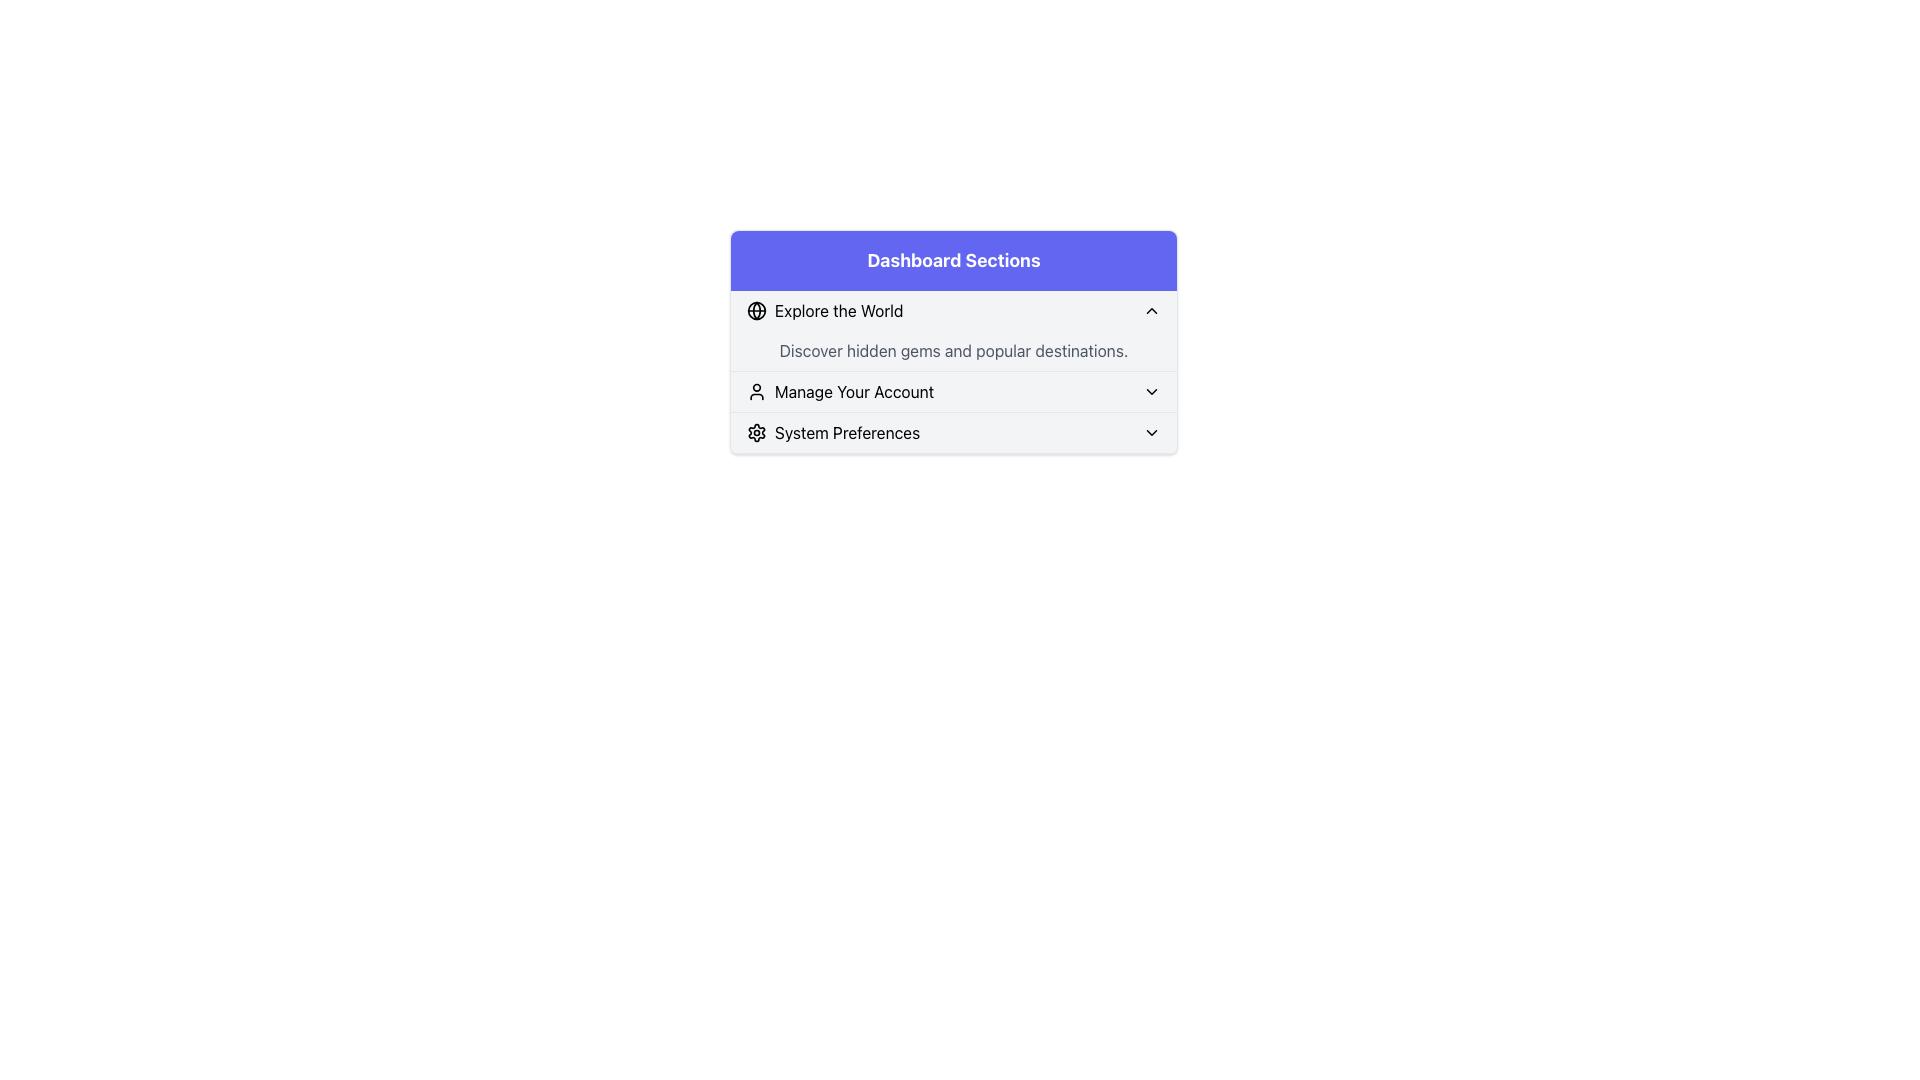 The width and height of the screenshot is (1920, 1080). Describe the element at coordinates (953, 260) in the screenshot. I see `title text located at the center of the top purple header bar, which indicates the purpose of the following sections related to the dashboard` at that location.